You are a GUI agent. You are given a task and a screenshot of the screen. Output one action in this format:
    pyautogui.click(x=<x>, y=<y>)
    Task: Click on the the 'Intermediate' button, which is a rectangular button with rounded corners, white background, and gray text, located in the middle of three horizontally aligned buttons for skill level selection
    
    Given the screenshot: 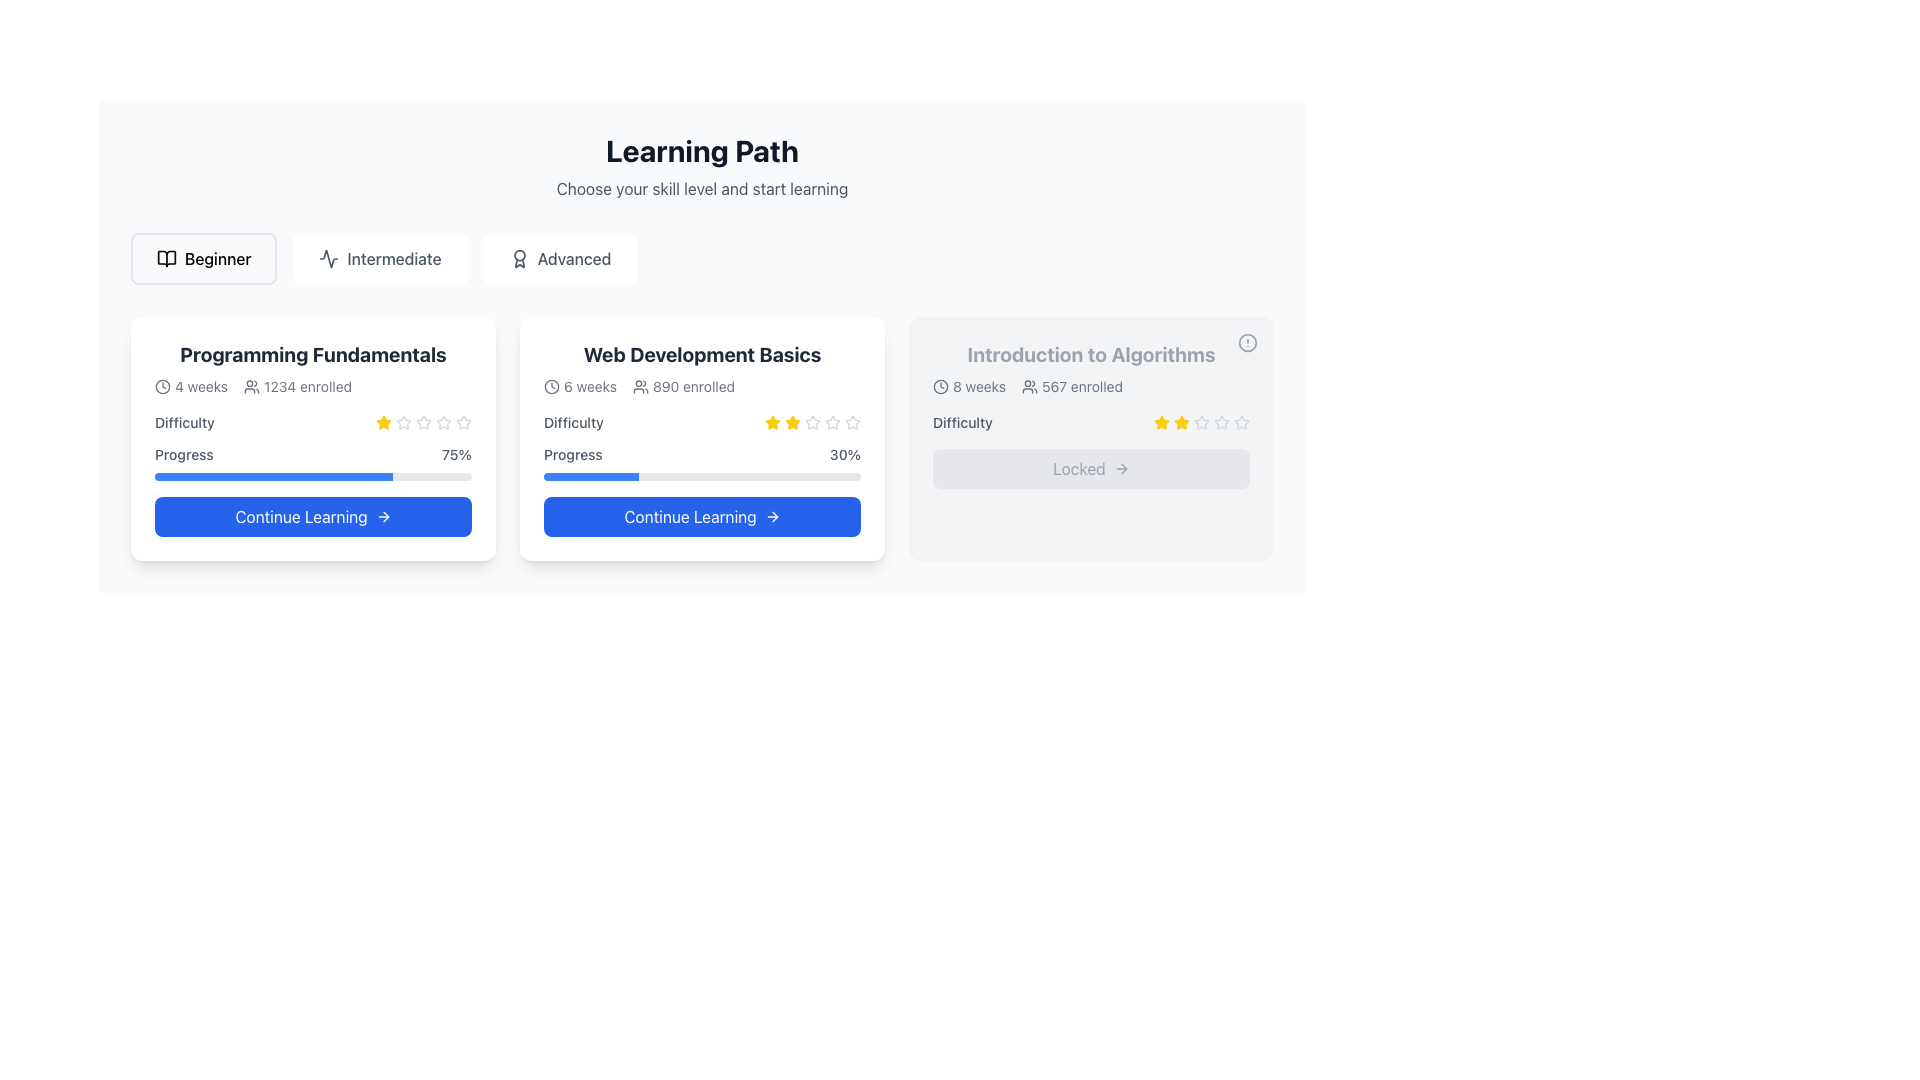 What is the action you would take?
    pyautogui.click(x=380, y=257)
    